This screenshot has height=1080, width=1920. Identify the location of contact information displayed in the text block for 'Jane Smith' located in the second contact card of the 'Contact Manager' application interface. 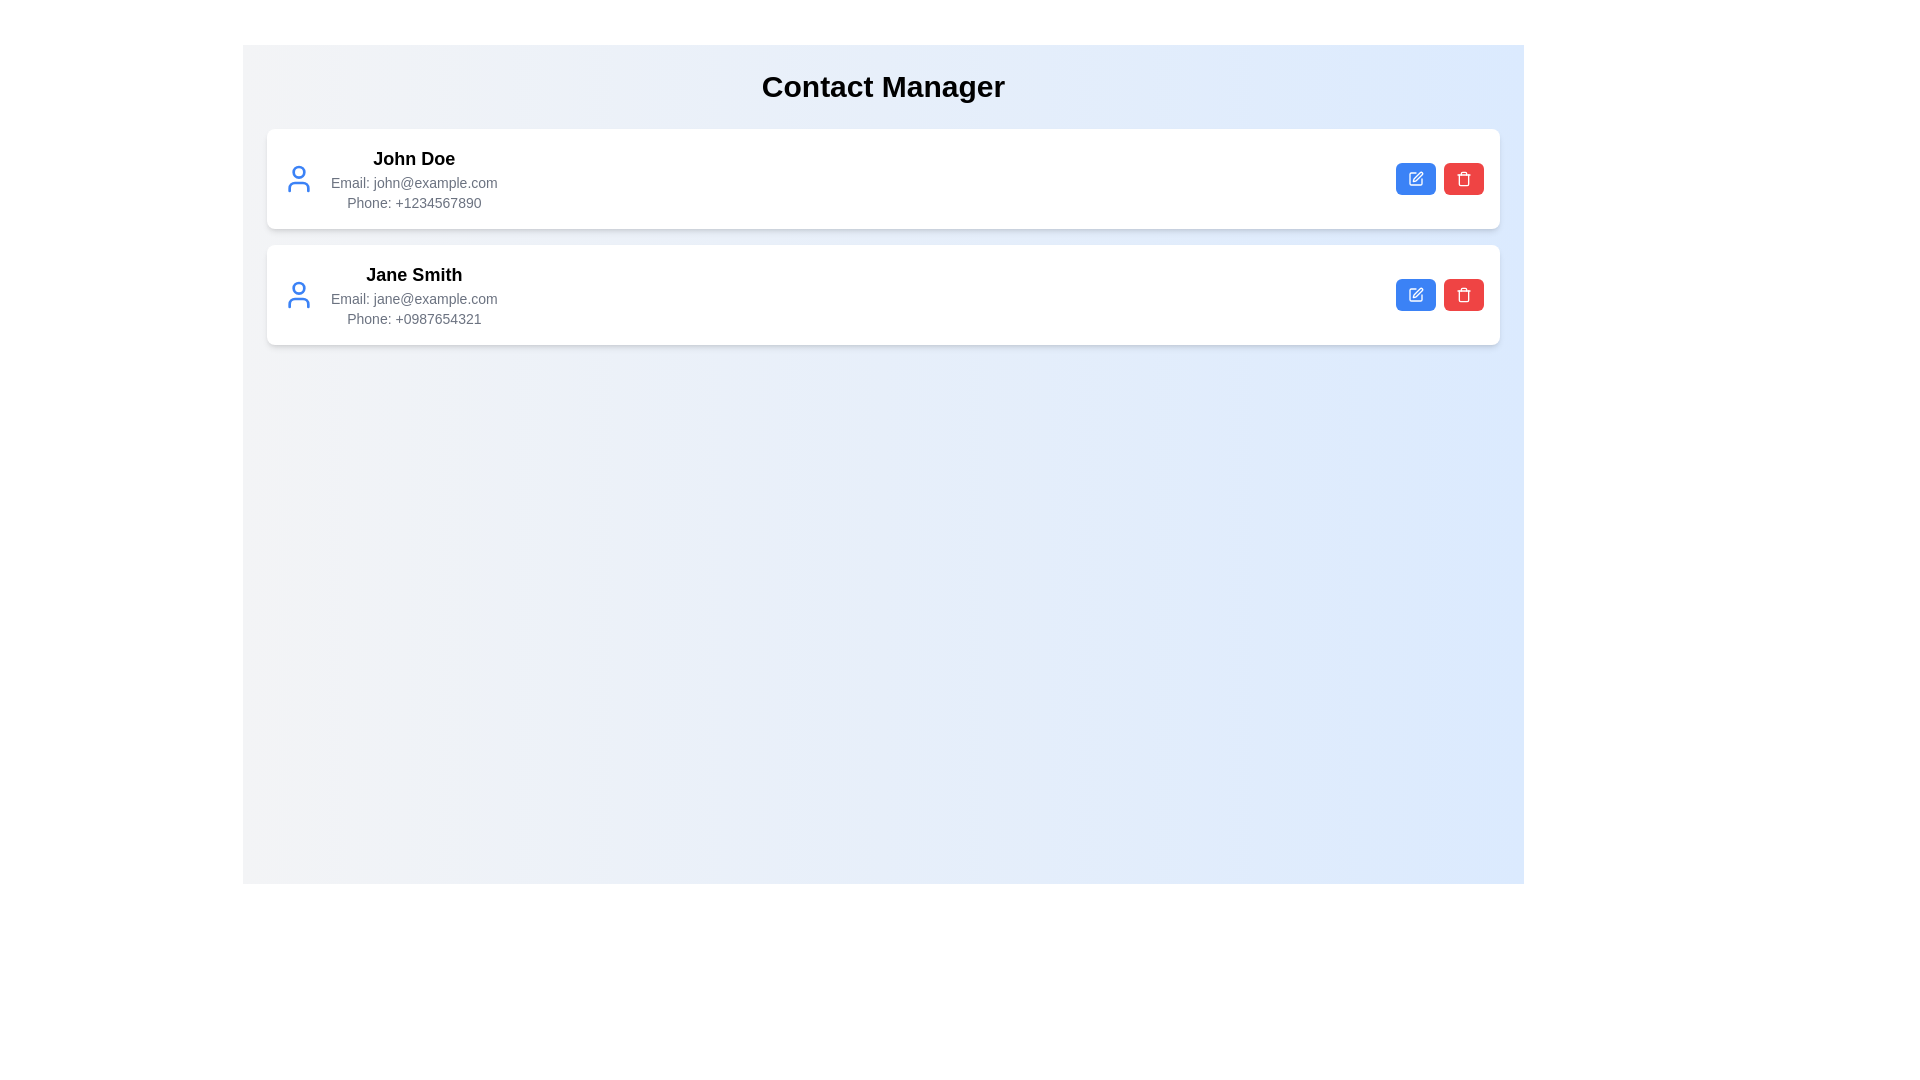
(413, 294).